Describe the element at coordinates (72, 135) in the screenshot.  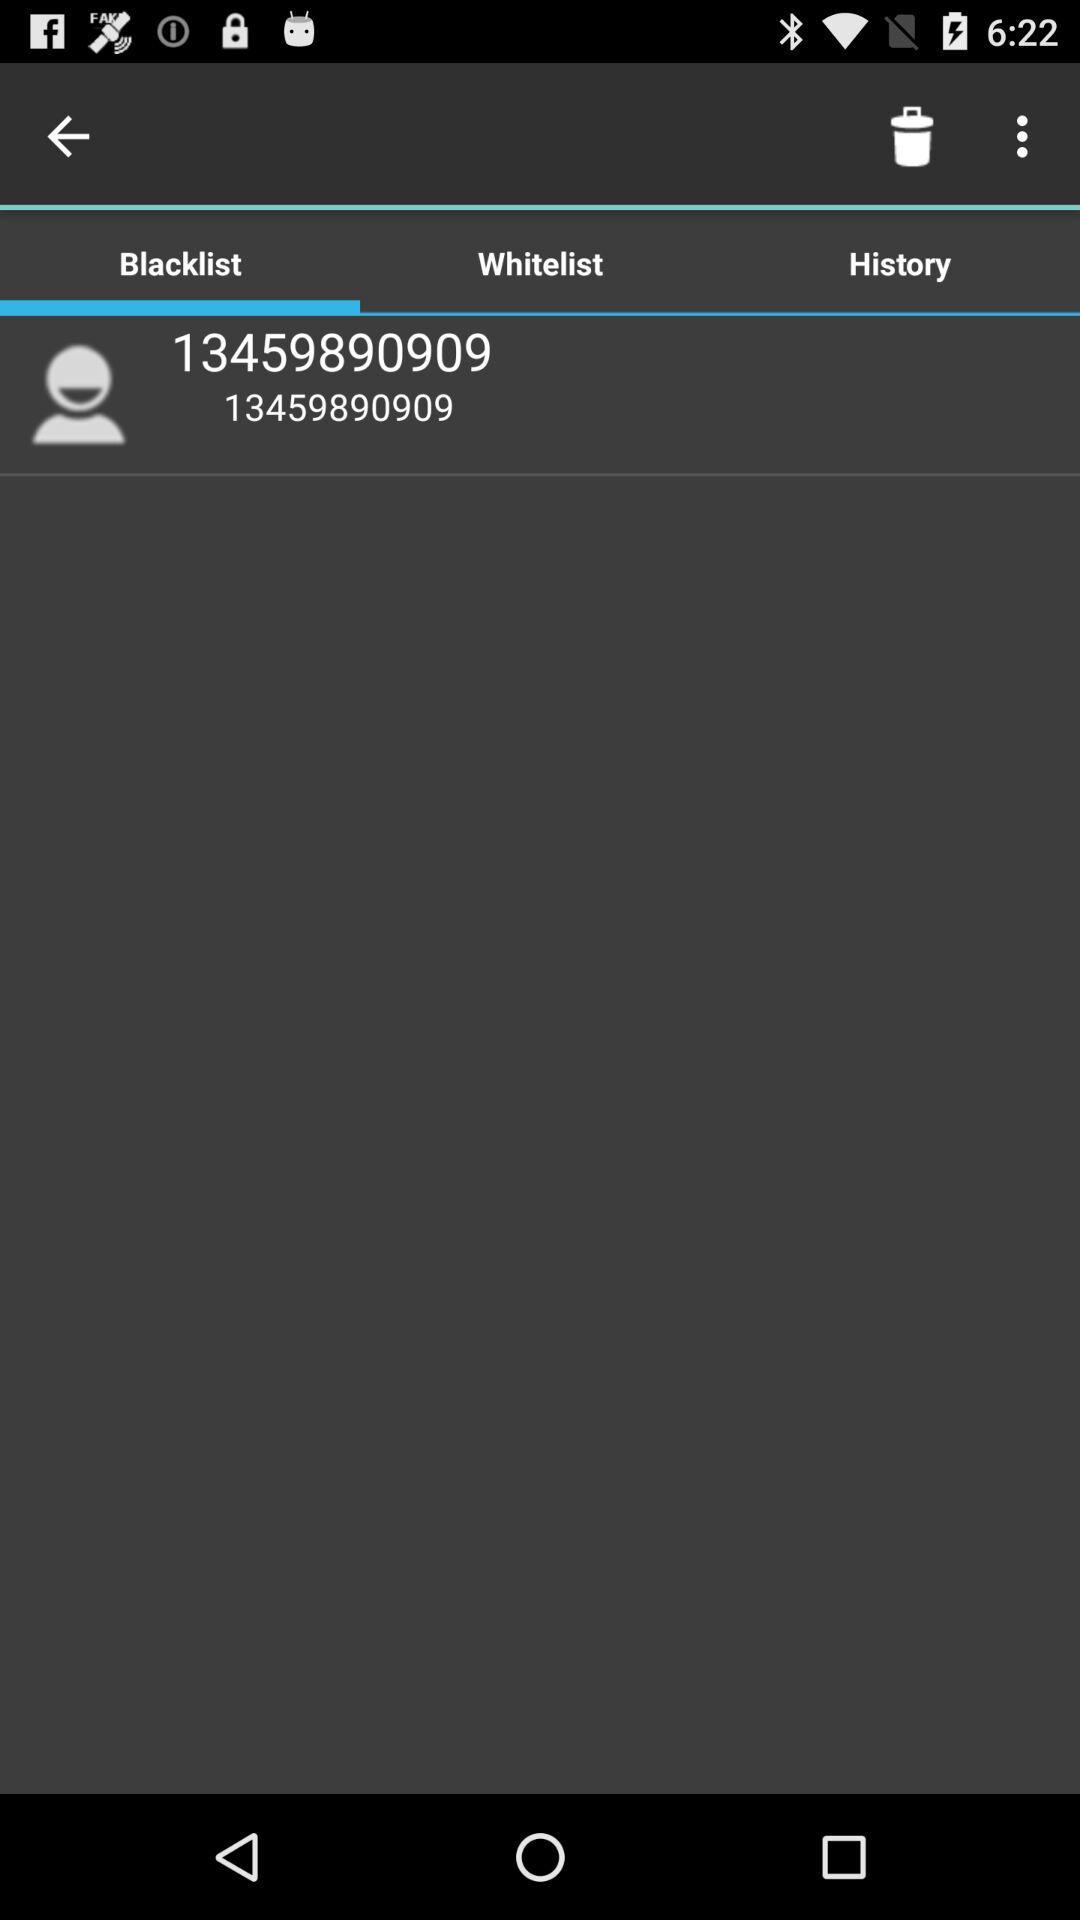
I see `the item next to the whitelist icon` at that location.